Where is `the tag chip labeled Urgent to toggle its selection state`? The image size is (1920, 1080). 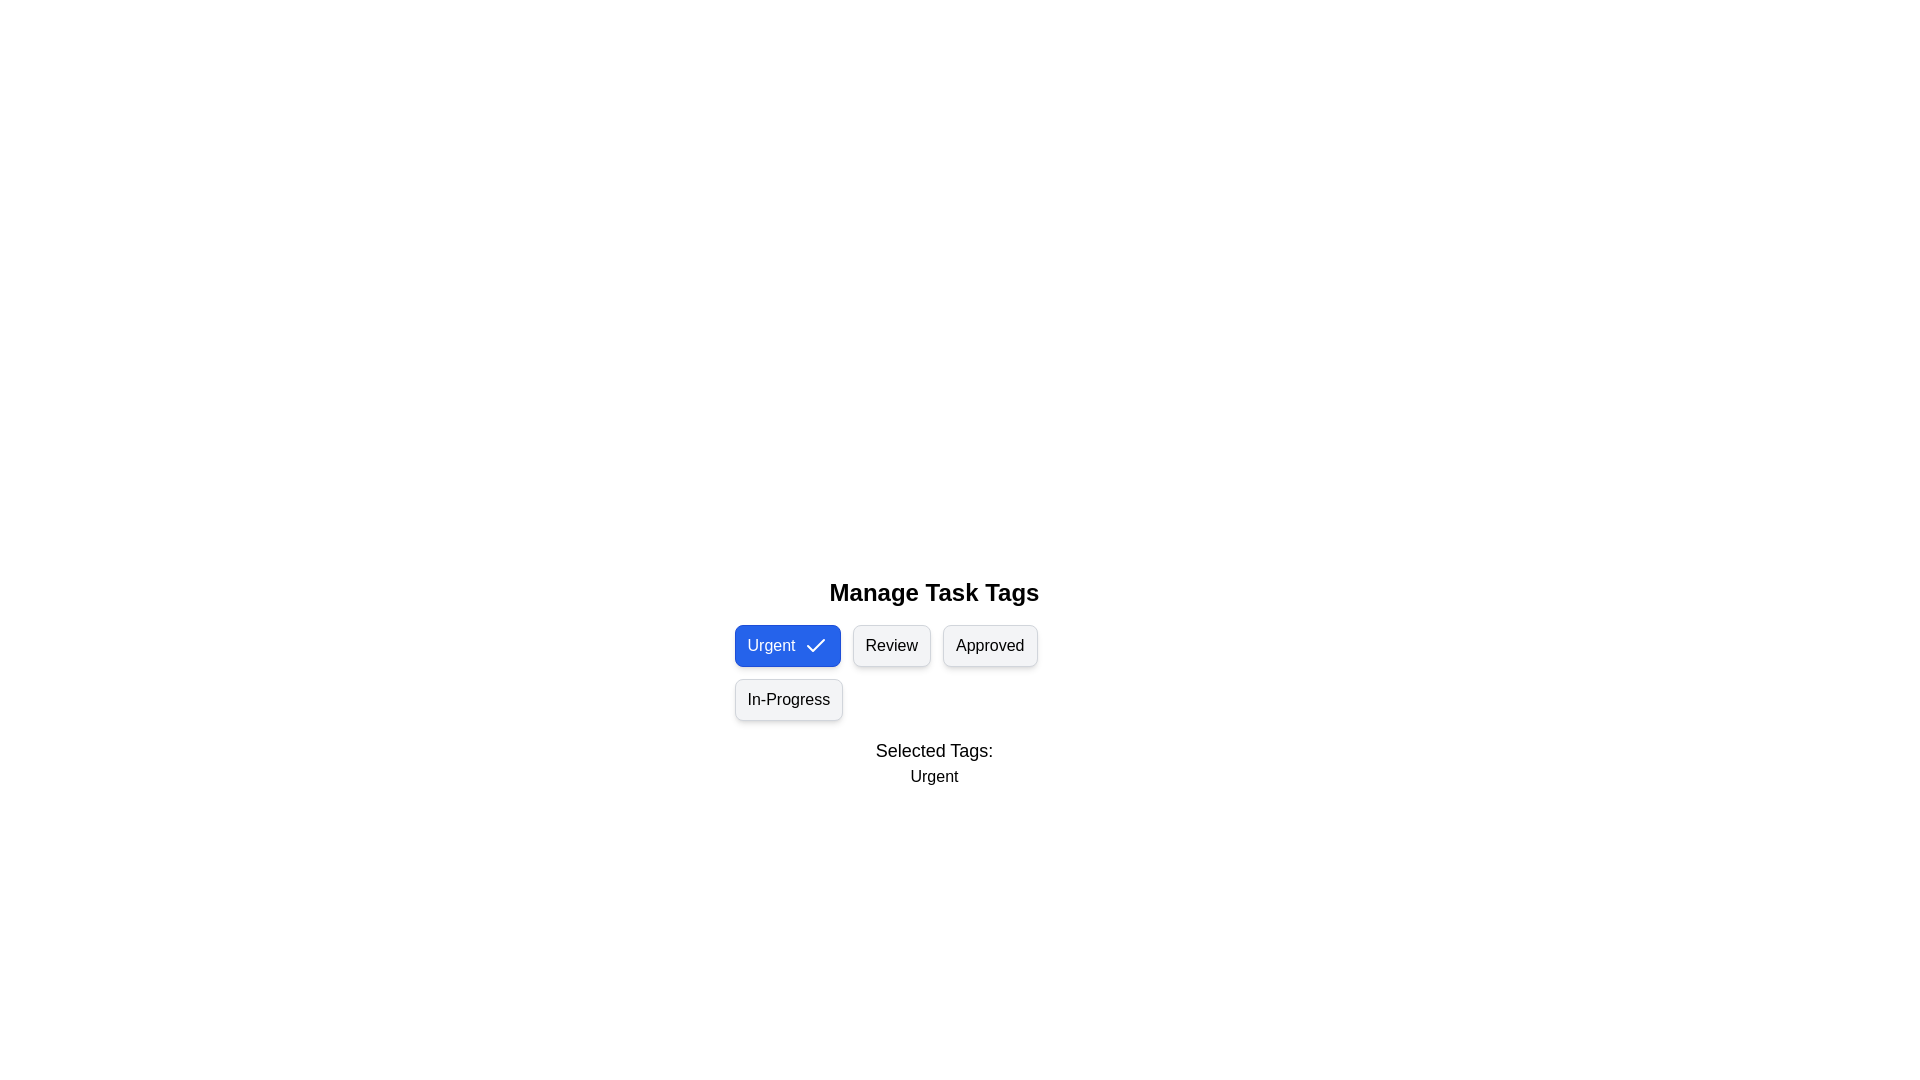 the tag chip labeled Urgent to toggle its selection state is located at coordinates (786, 645).